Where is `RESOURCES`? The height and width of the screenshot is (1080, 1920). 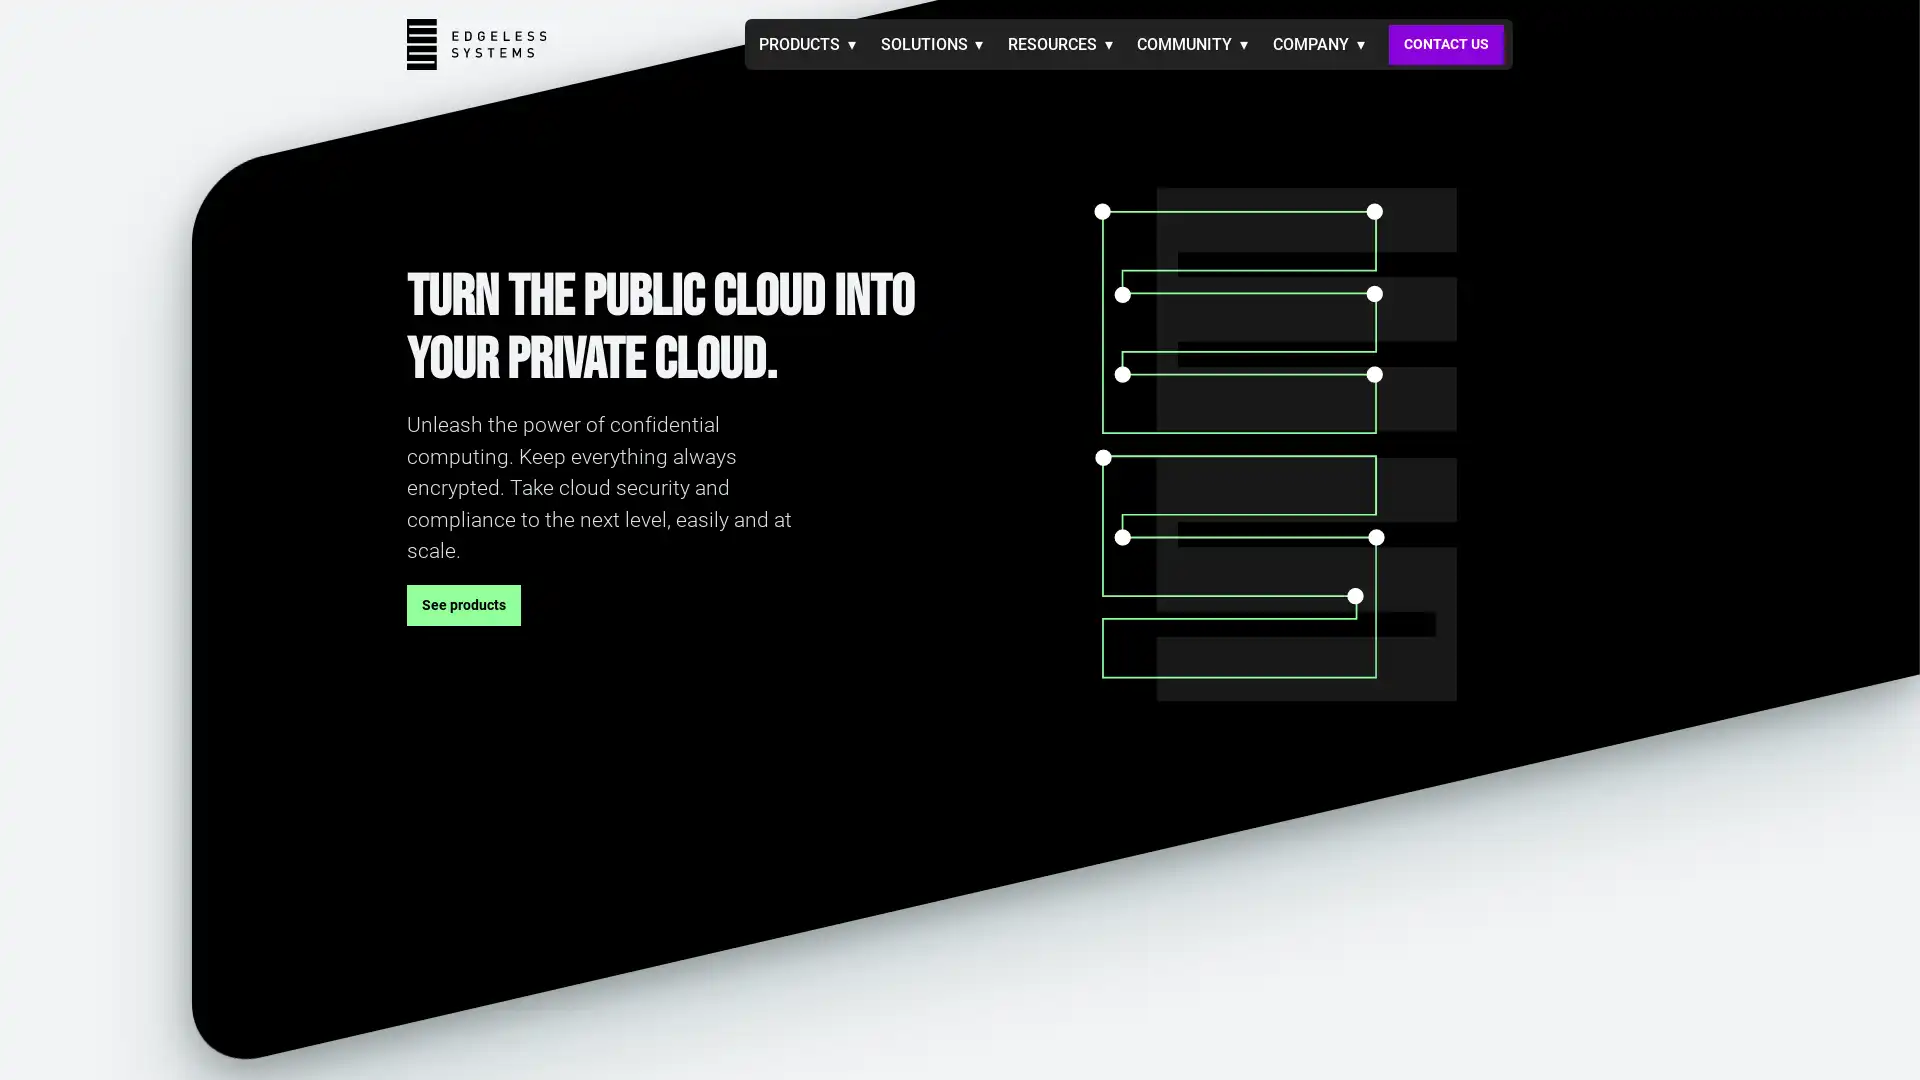 RESOURCES is located at coordinates (1058, 43).